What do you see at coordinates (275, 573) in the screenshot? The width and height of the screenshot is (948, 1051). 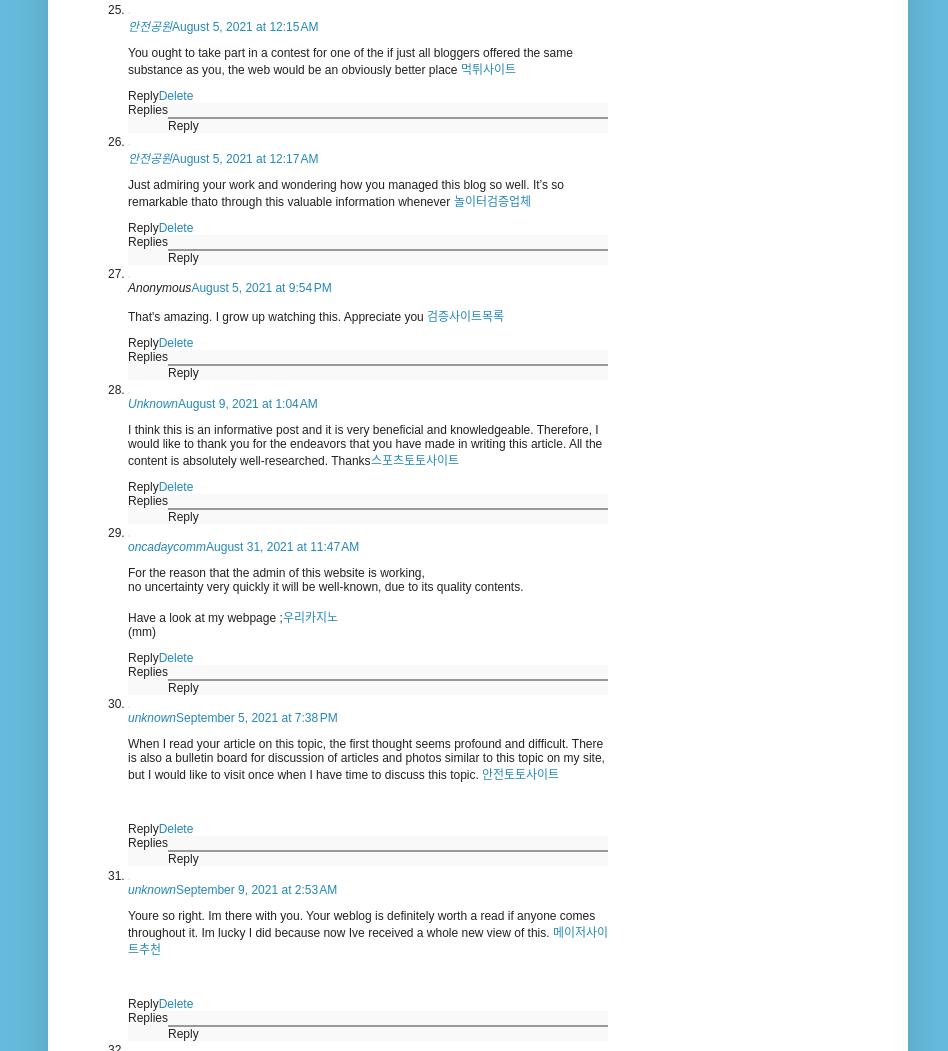 I see `'For the reason that the admin of this website is working,'` at bounding box center [275, 573].